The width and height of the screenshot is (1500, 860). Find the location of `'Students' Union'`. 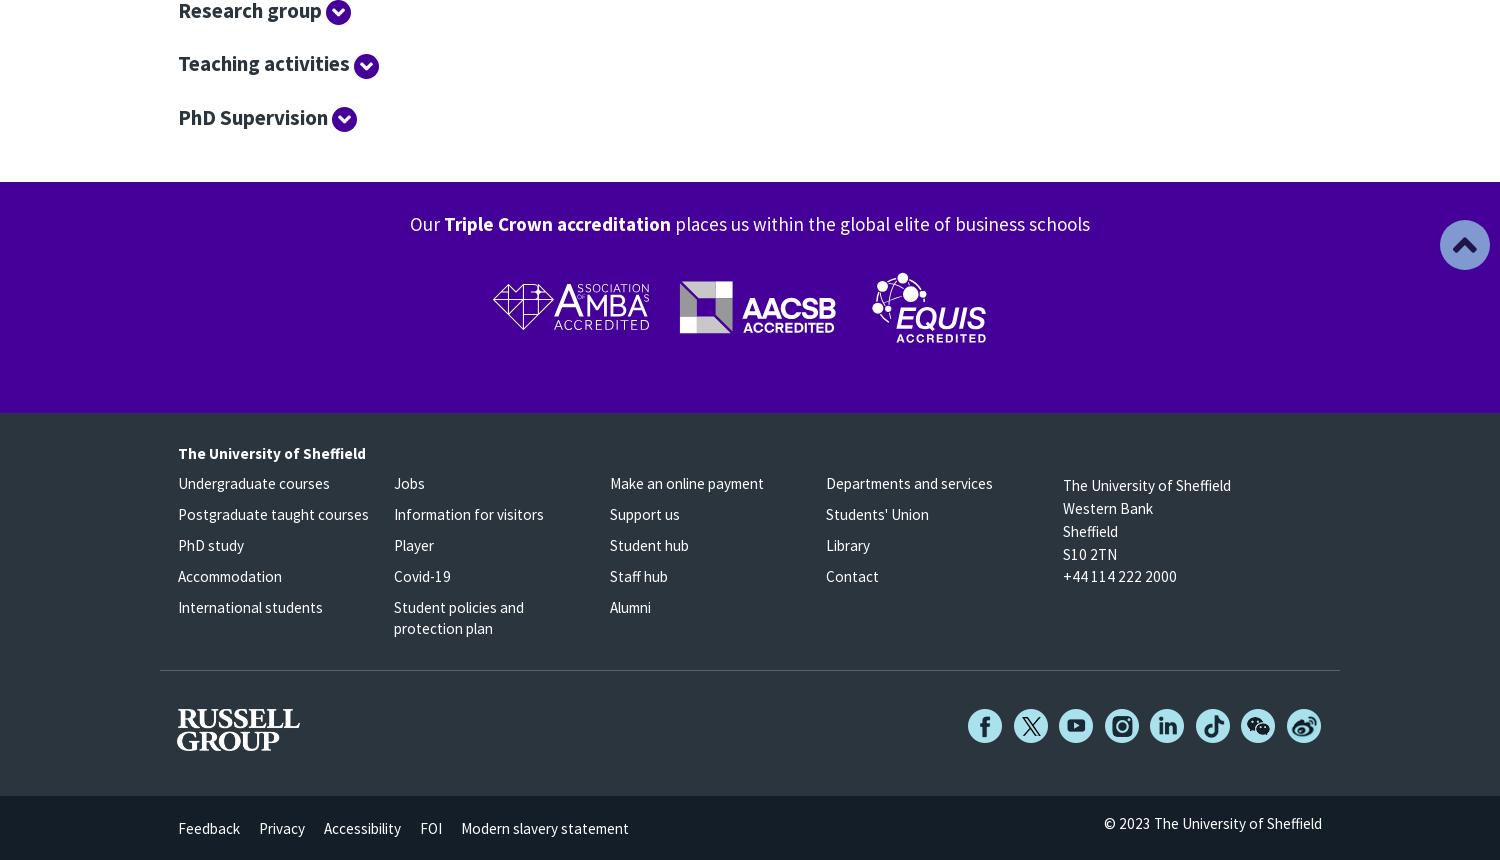

'Students' Union' is located at coordinates (877, 513).